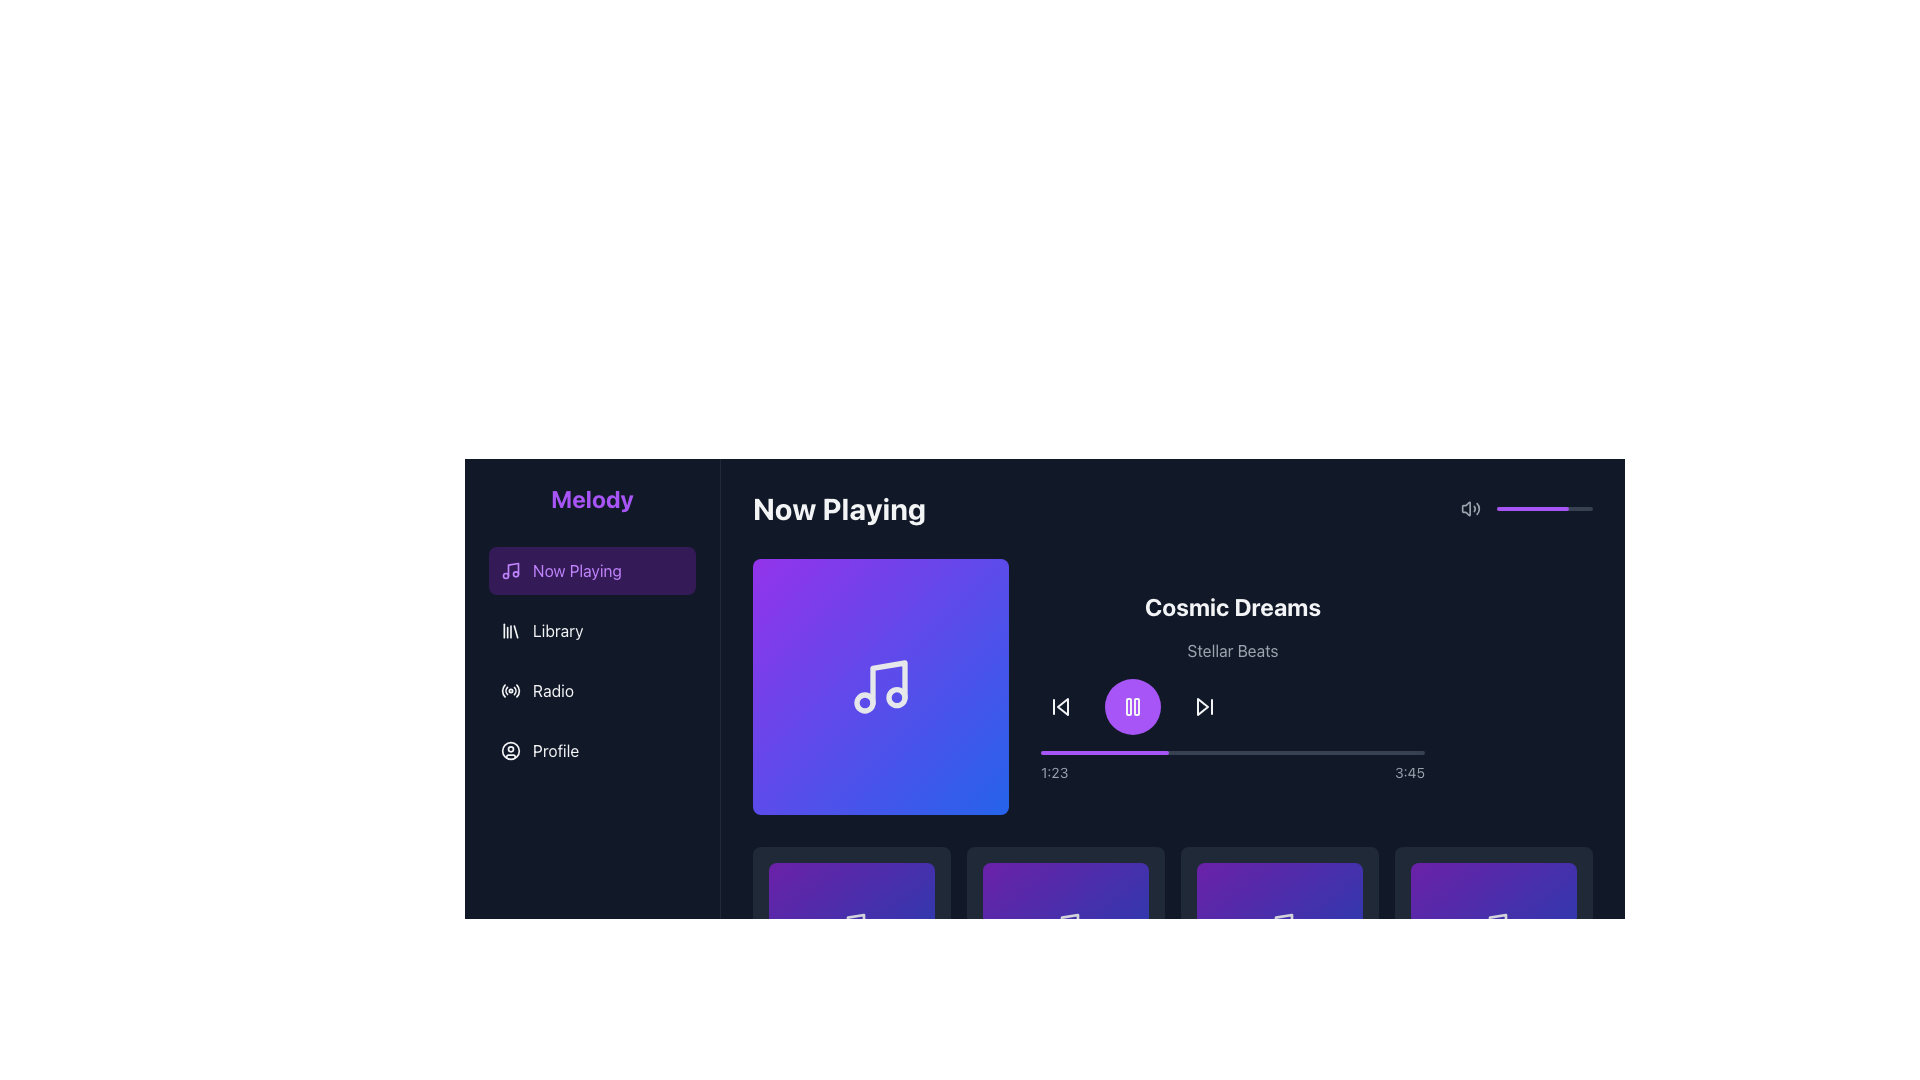 The height and width of the screenshot is (1080, 1920). I want to click on the playback progress, so click(1152, 752).